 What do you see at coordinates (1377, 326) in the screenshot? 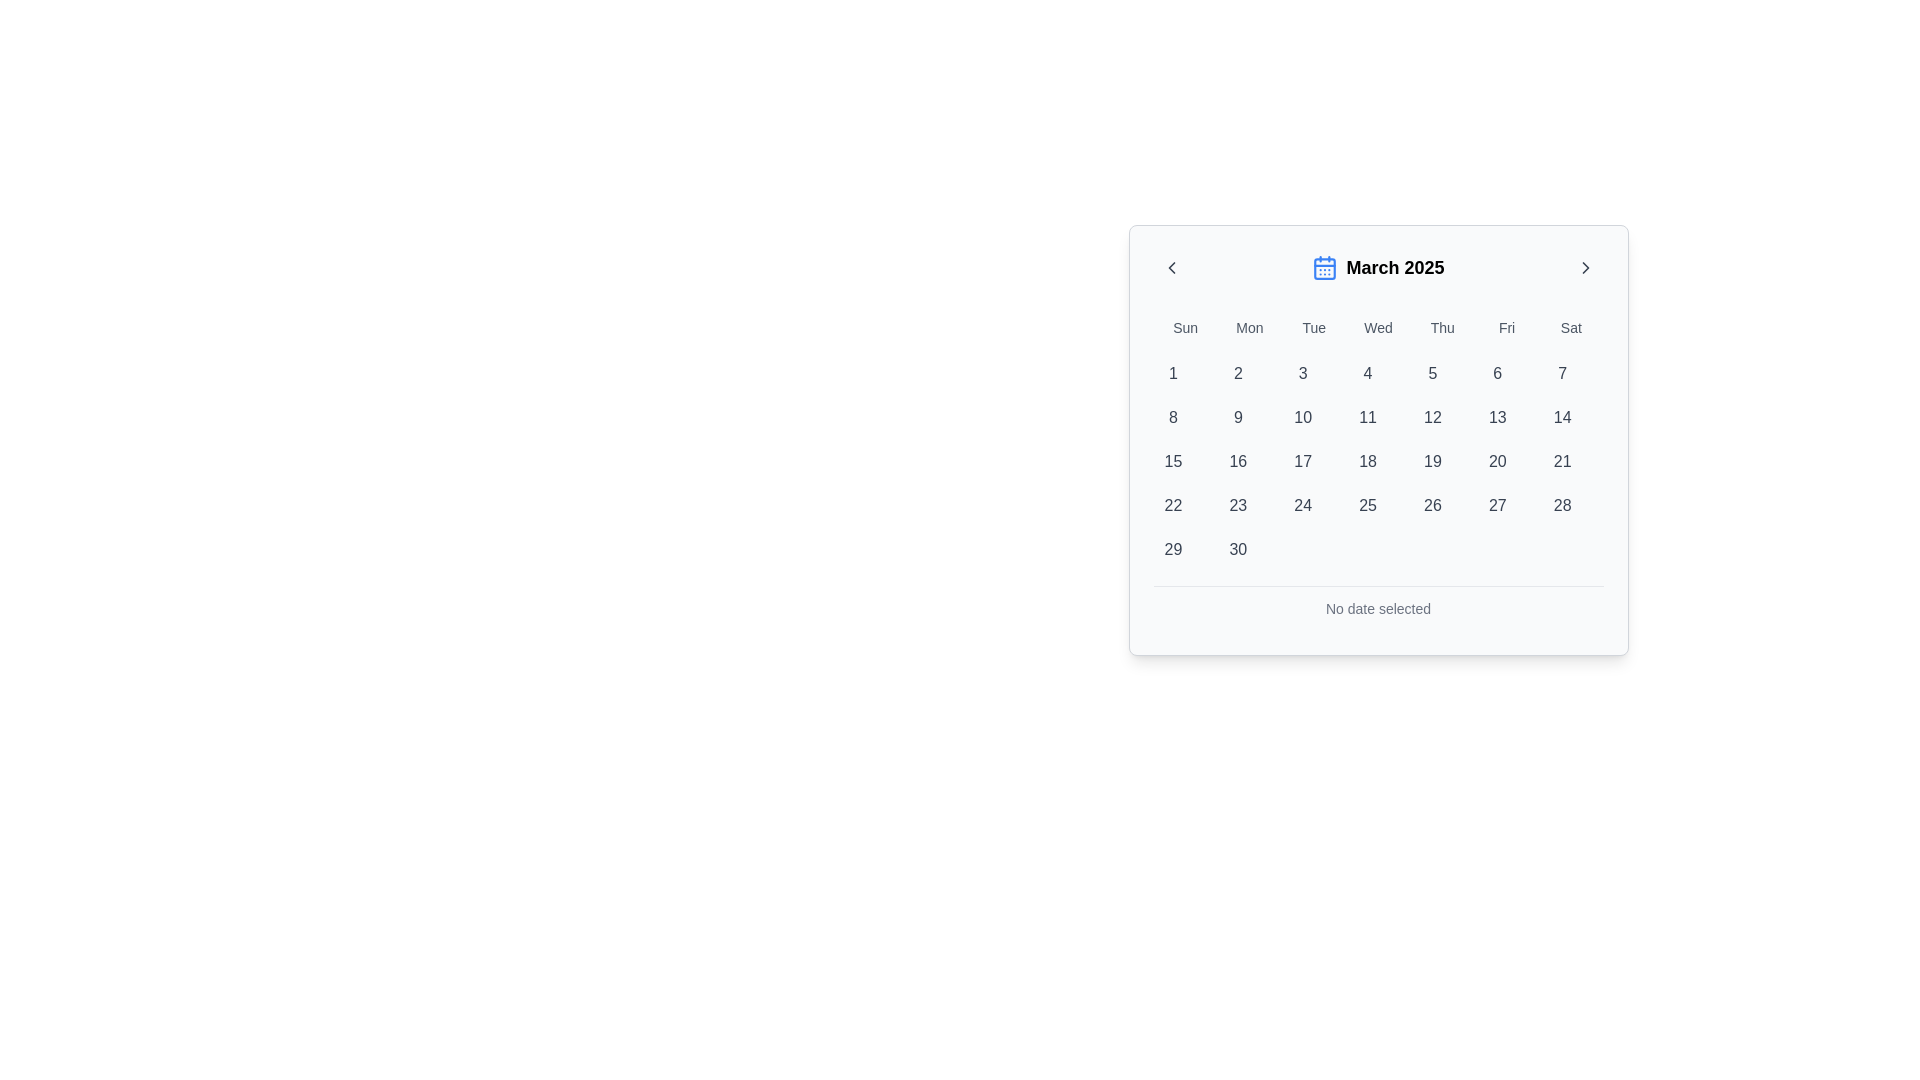
I see `the label displaying 'Wed', which is the fourth day of the week in a row of day labels in the calendar` at bounding box center [1377, 326].